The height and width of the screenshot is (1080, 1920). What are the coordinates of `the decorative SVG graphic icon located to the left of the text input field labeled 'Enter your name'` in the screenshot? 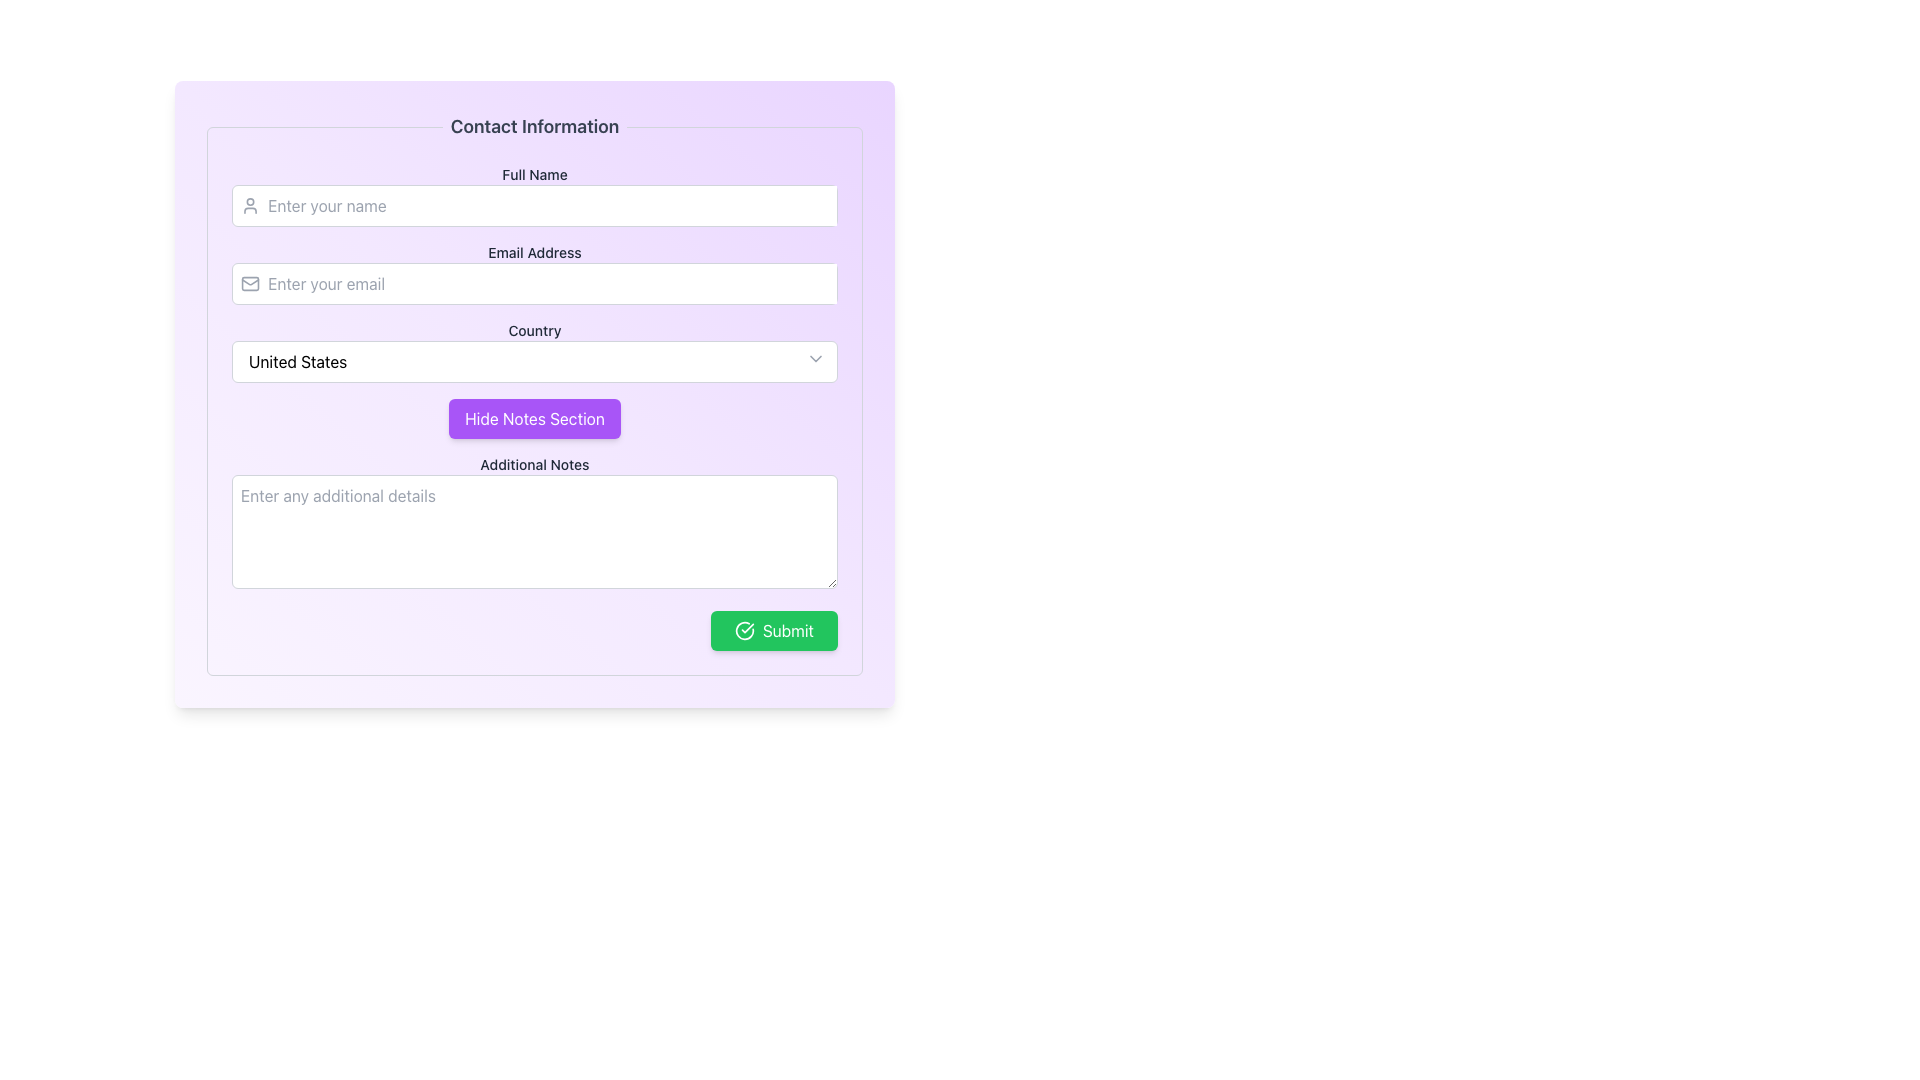 It's located at (249, 205).